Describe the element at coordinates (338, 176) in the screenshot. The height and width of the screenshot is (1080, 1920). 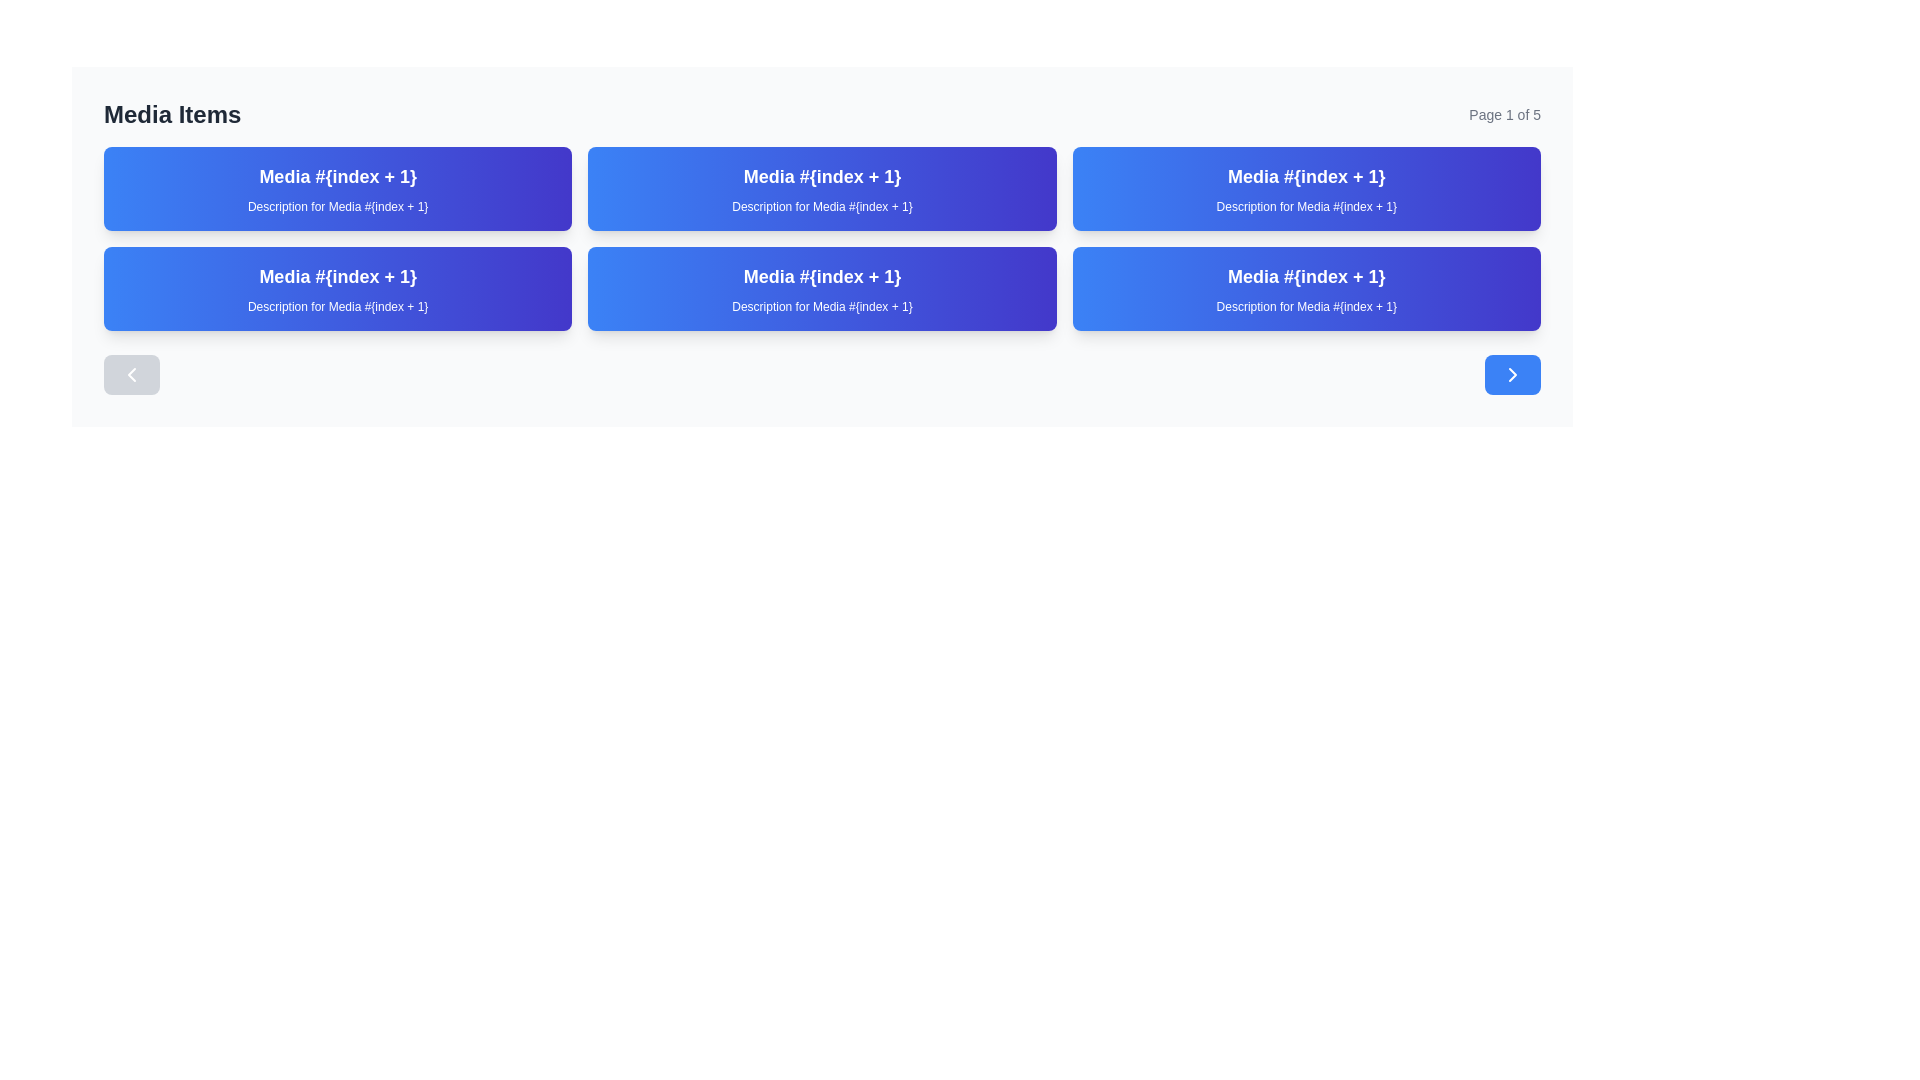
I see `the text label located in the upper-left card of the grid` at that location.